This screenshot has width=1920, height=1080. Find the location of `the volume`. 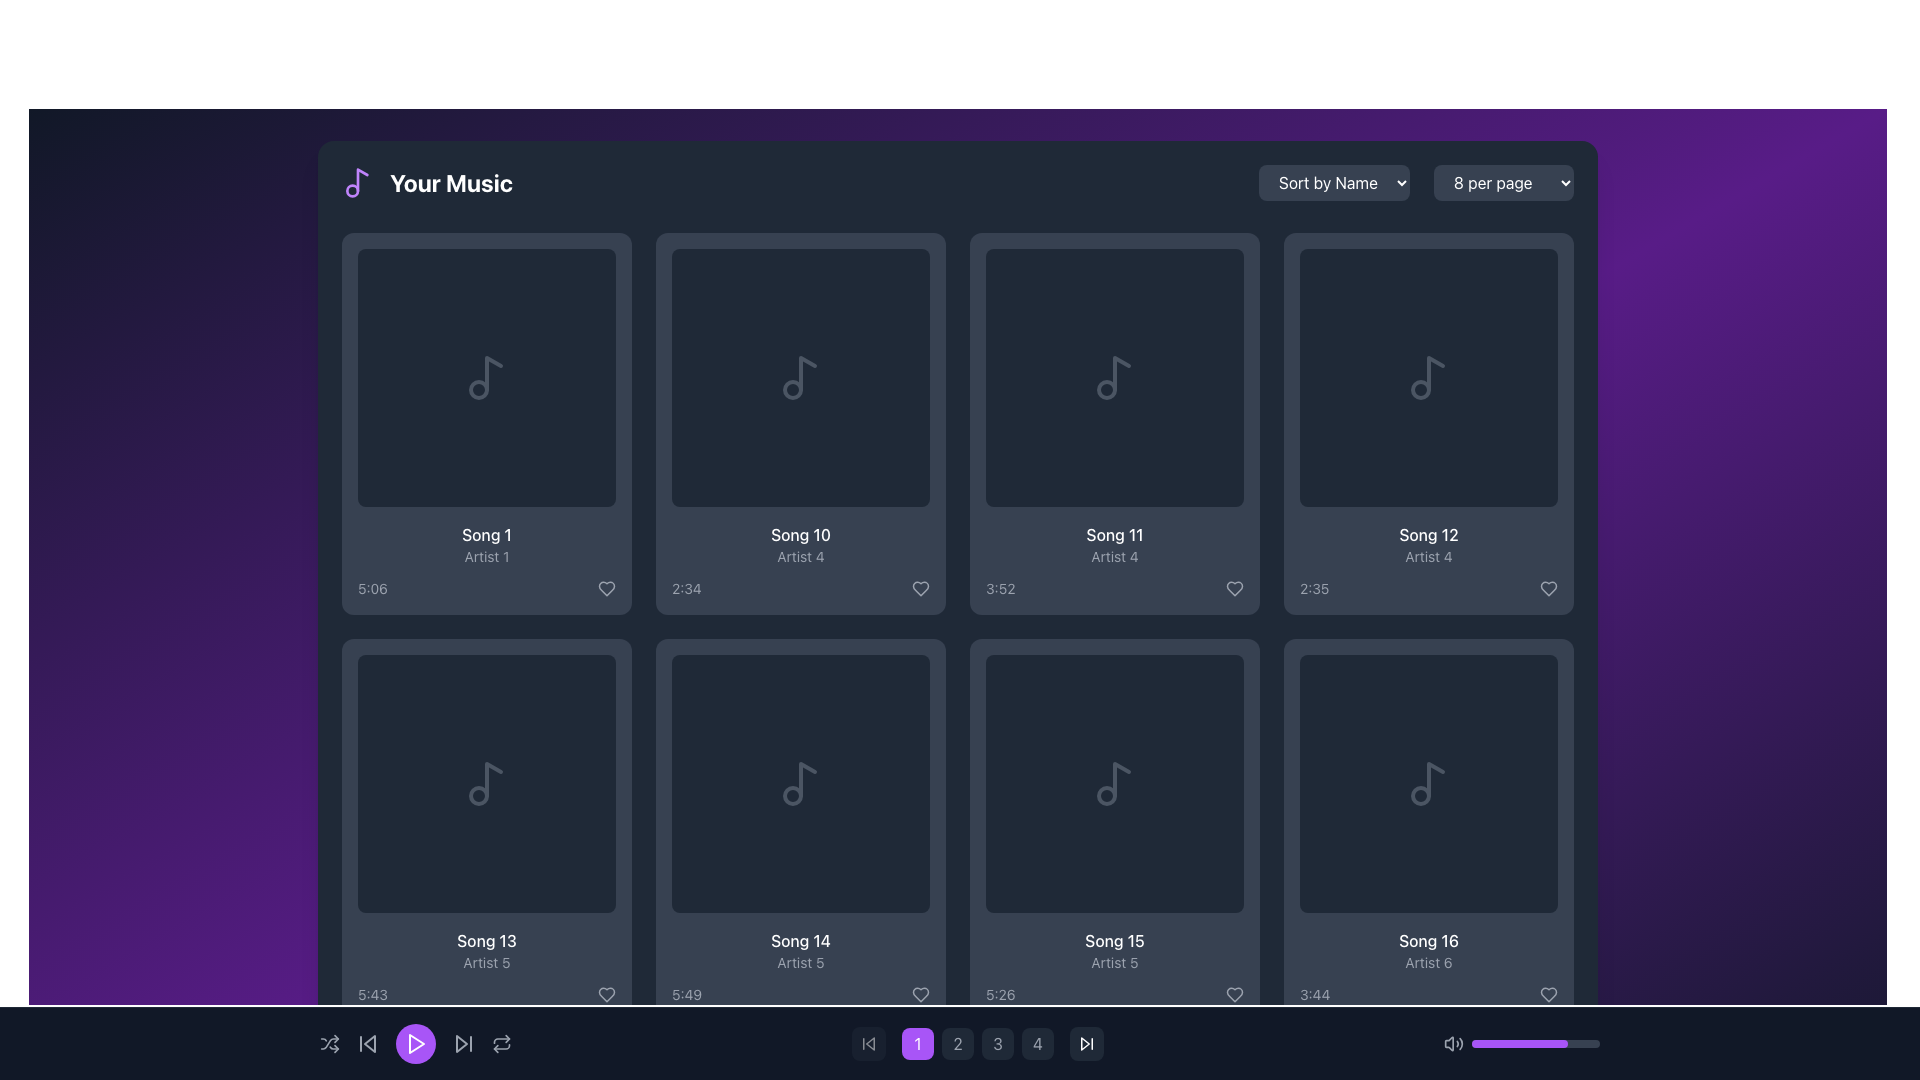

the volume is located at coordinates (1555, 1043).